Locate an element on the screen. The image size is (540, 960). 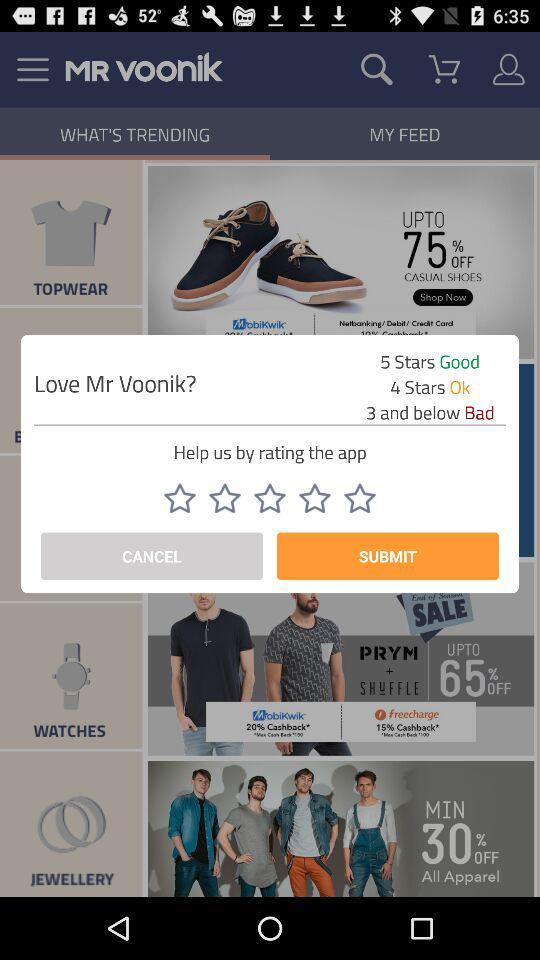
rate the app is located at coordinates (314, 497).